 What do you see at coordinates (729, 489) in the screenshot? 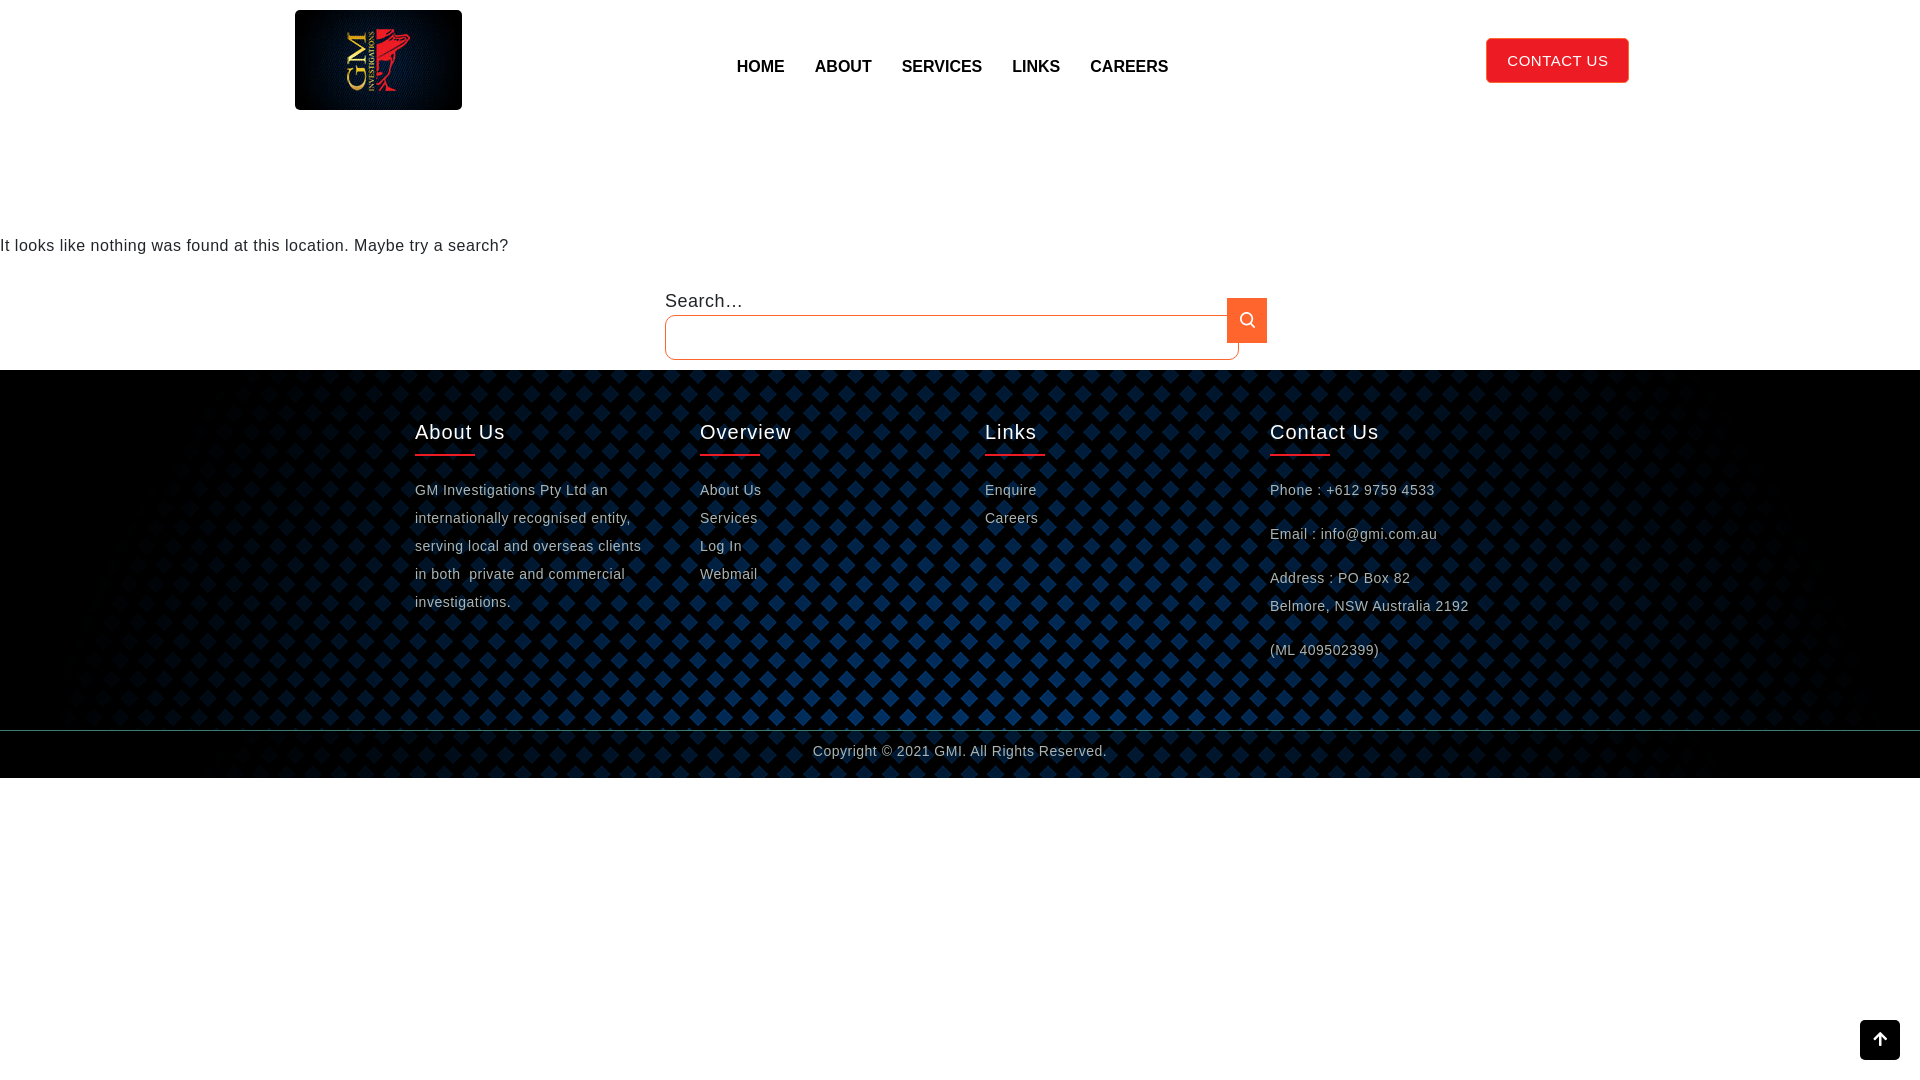
I see `'About Us'` at bounding box center [729, 489].